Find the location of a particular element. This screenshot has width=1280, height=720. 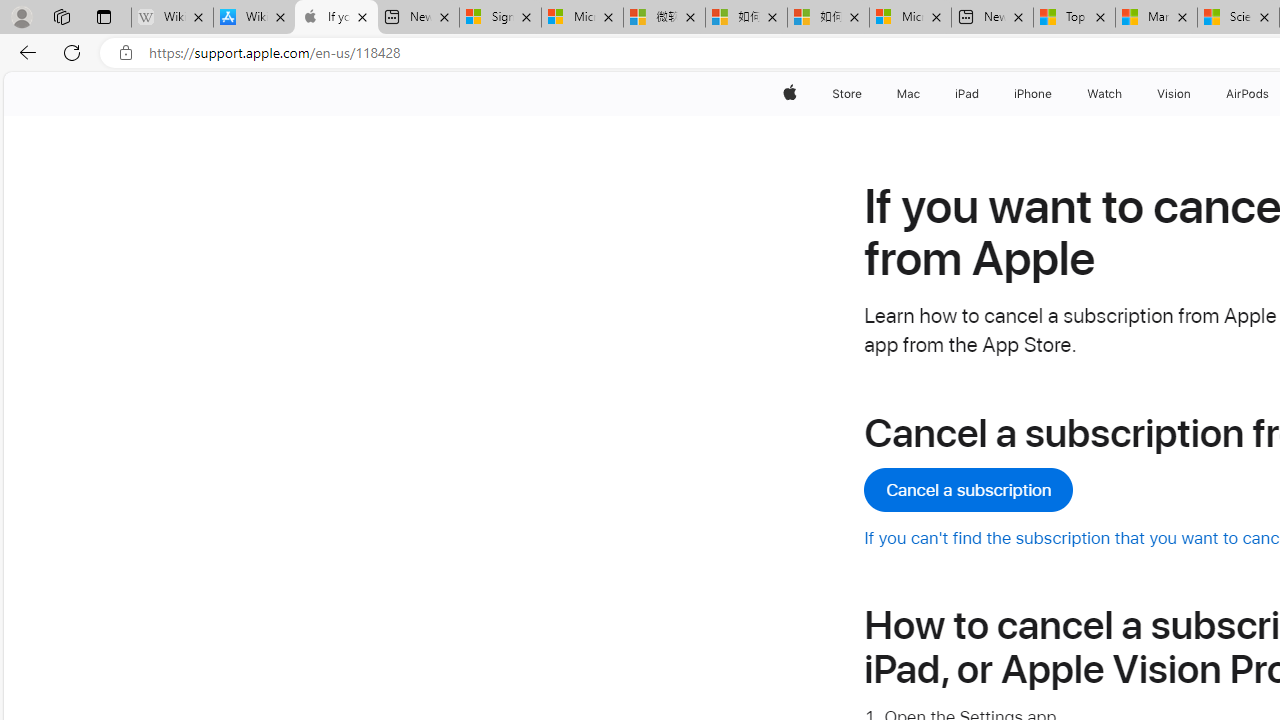

'Sign in to your Microsoft account' is located at coordinates (500, 17).